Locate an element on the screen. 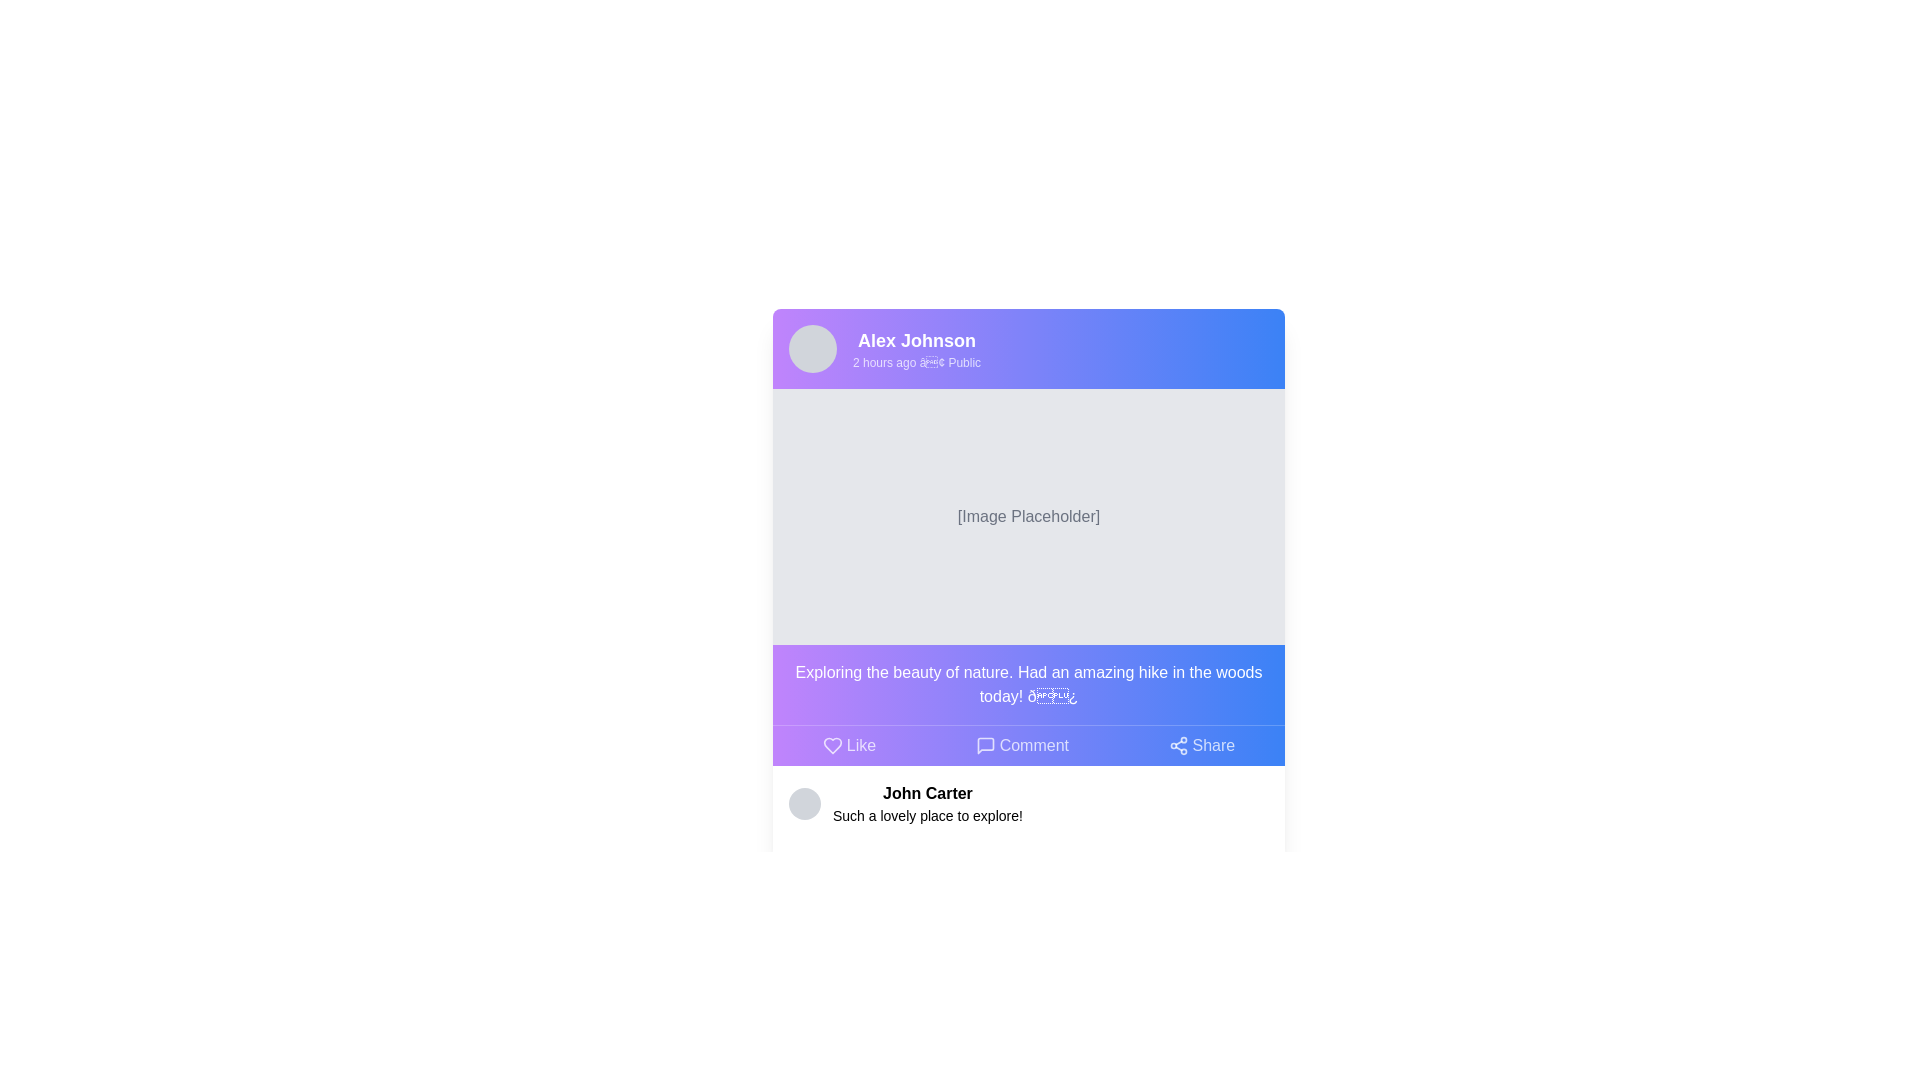 This screenshot has height=1080, width=1920. the text label displaying the message 'Exploring the beauty of nature. Had an amazing hike in the woods today! 🌿', which is located below the 'Image Placeholder' in the social media post card layout is located at coordinates (1028, 684).